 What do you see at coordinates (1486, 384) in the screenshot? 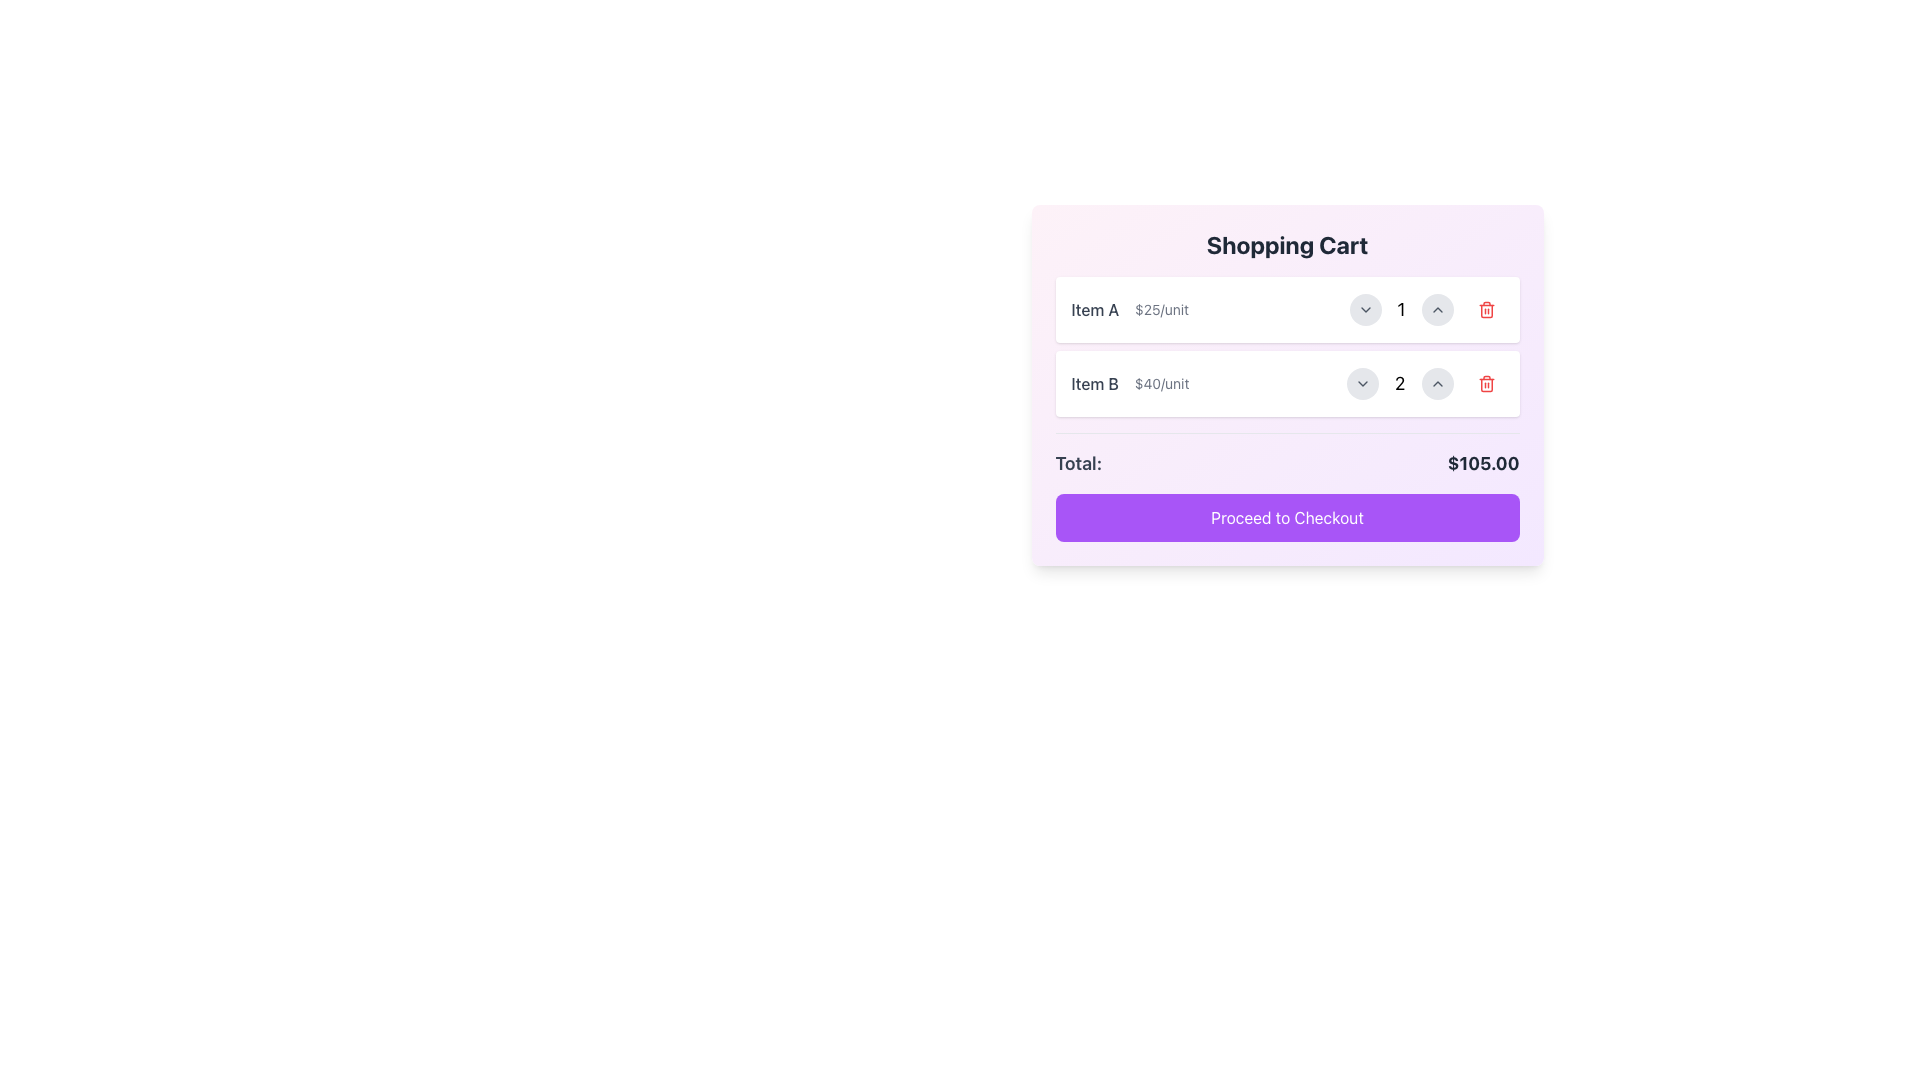
I see `the delete button for 'Item B'` at bounding box center [1486, 384].